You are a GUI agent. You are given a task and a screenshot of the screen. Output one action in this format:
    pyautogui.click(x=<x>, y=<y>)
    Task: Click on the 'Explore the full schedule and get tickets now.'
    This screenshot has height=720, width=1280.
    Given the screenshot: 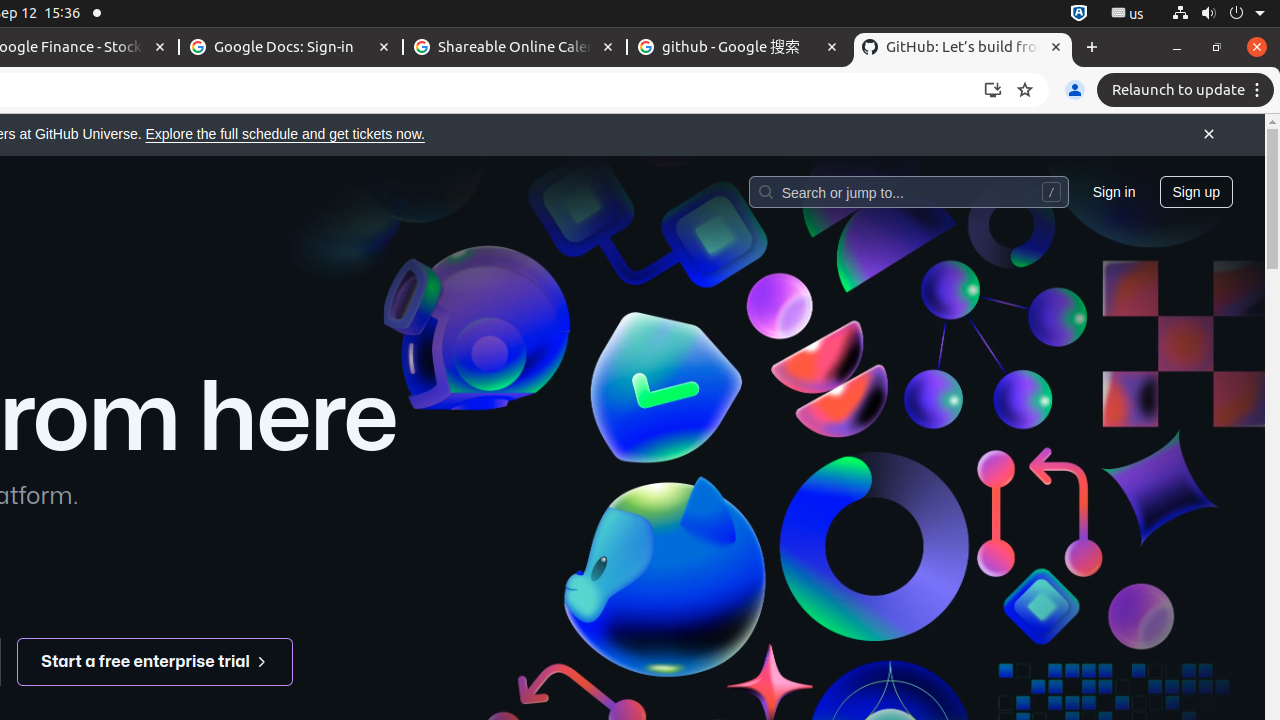 What is the action you would take?
    pyautogui.click(x=284, y=133)
    